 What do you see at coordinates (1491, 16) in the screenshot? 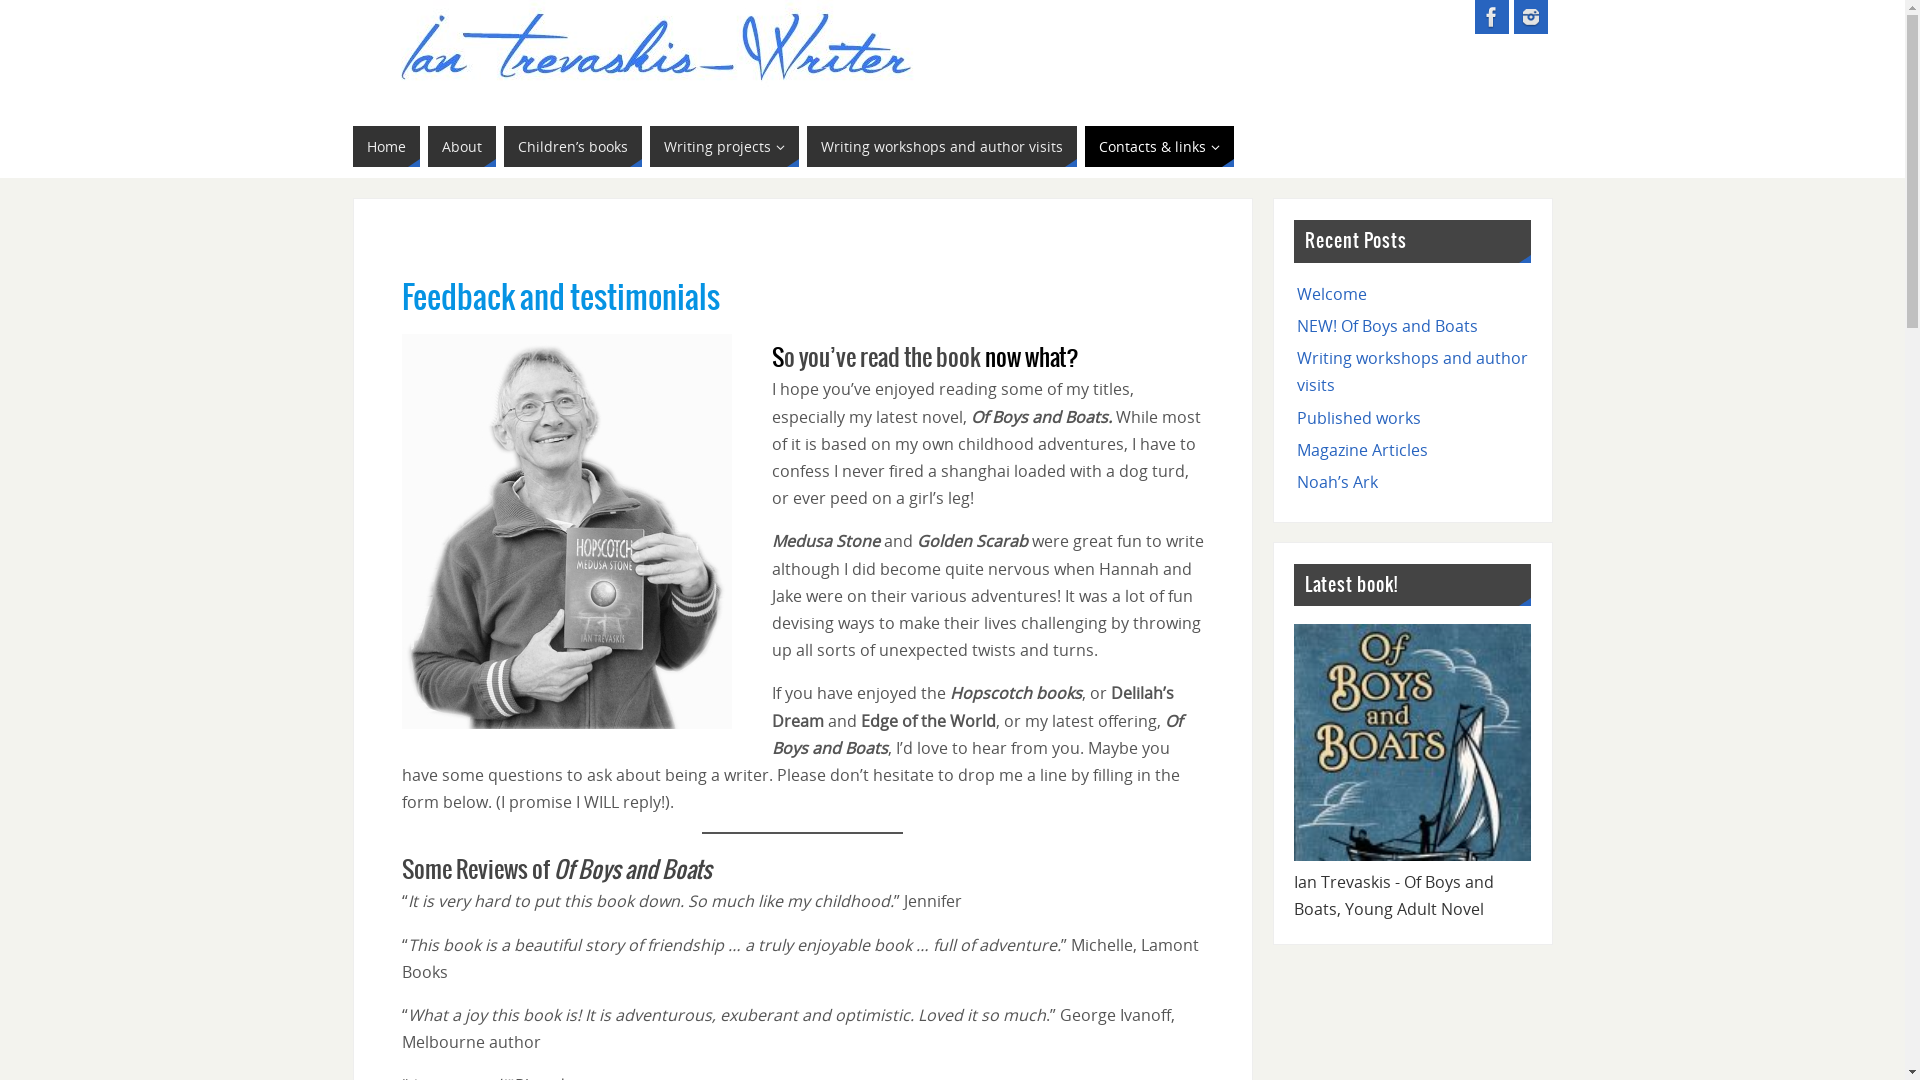
I see `'Ian Trevaskis - Facebook'` at bounding box center [1491, 16].